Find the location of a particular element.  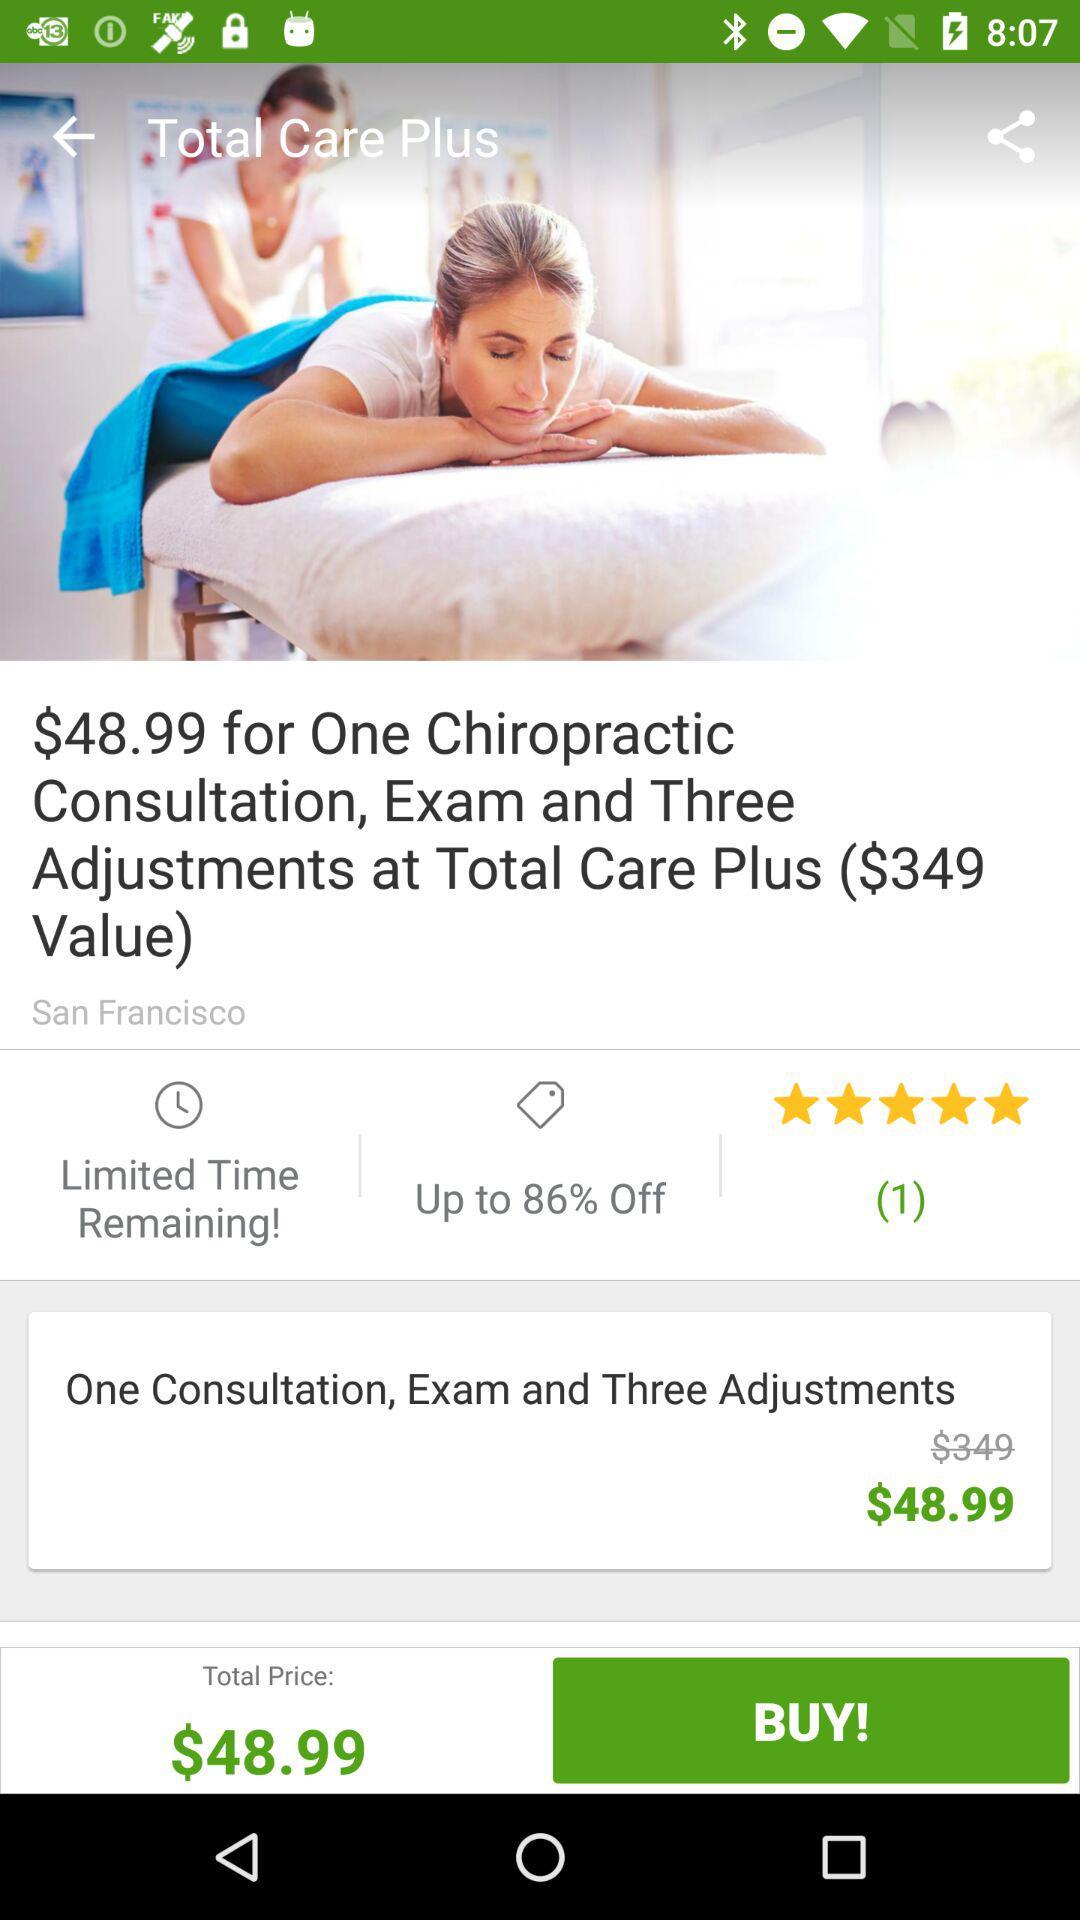

item to the left of the total care plus is located at coordinates (72, 135).